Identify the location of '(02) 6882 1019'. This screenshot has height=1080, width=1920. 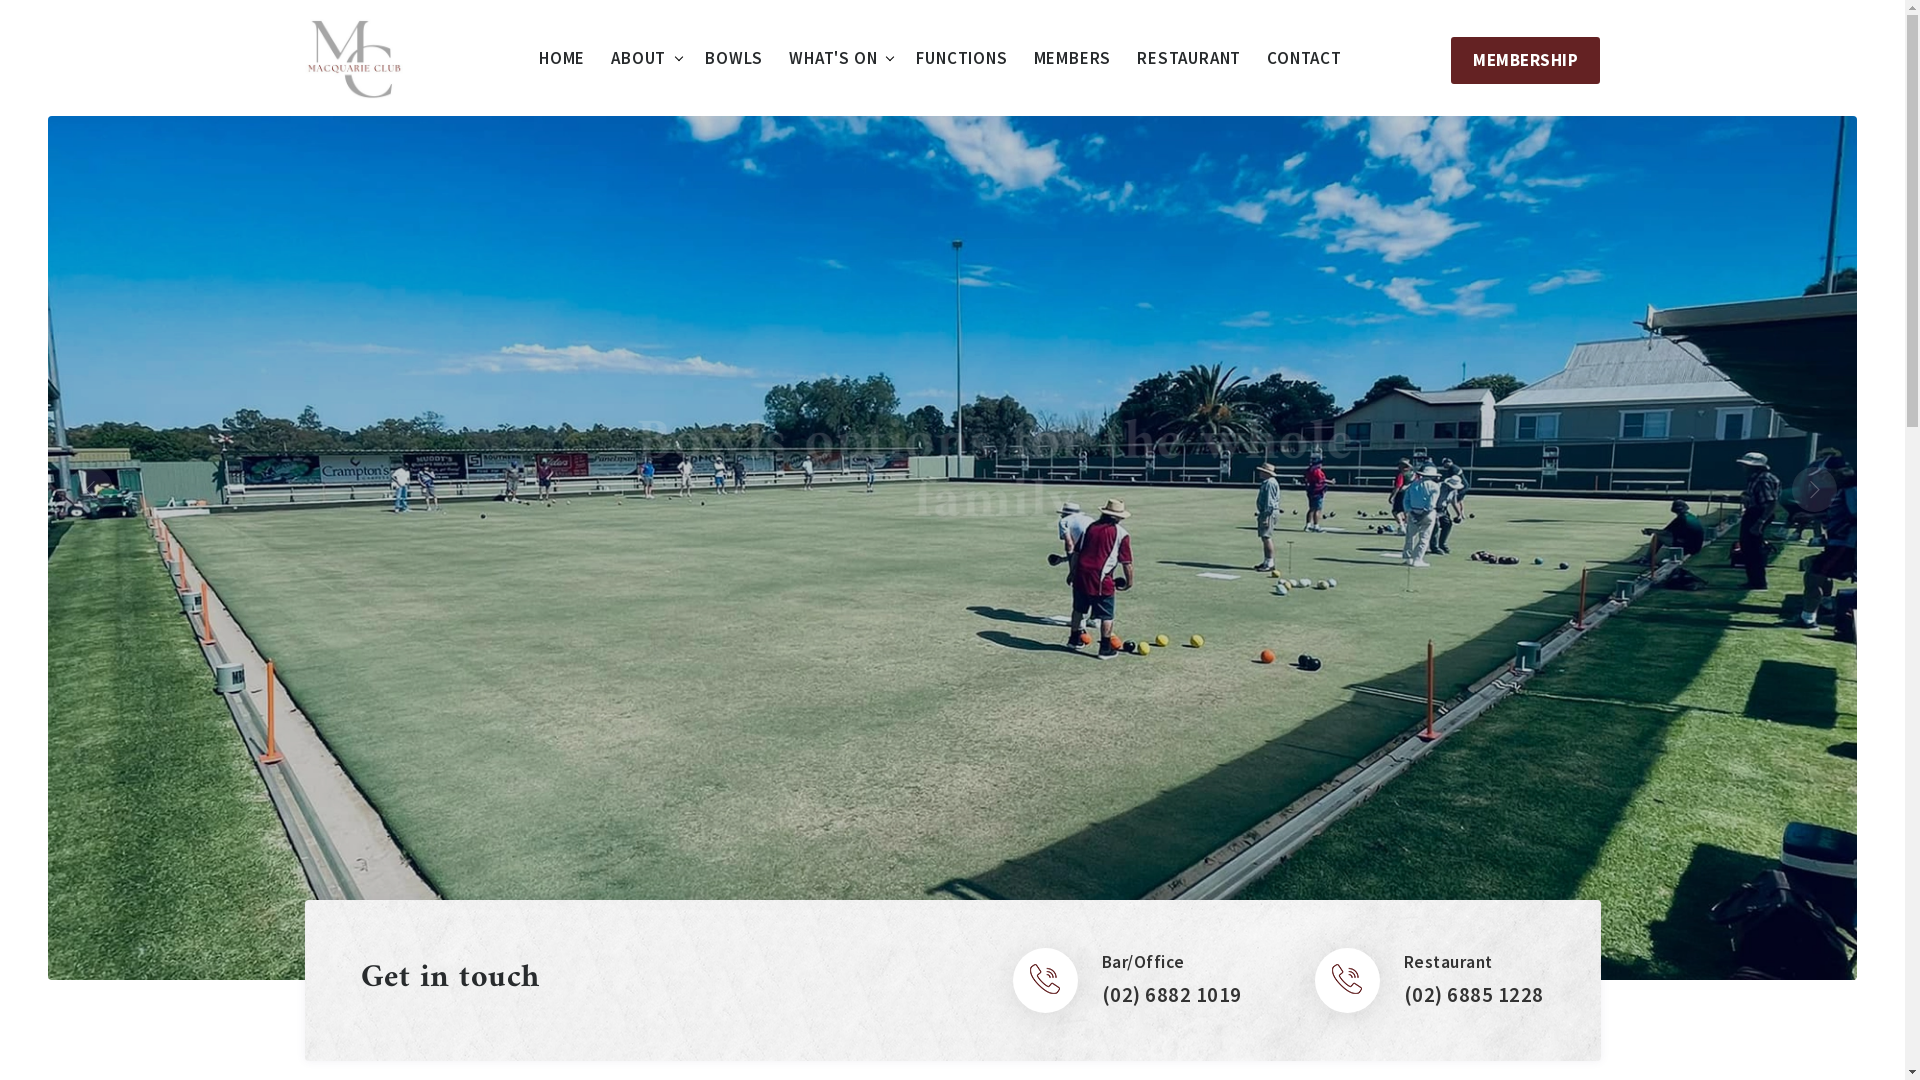
(1171, 995).